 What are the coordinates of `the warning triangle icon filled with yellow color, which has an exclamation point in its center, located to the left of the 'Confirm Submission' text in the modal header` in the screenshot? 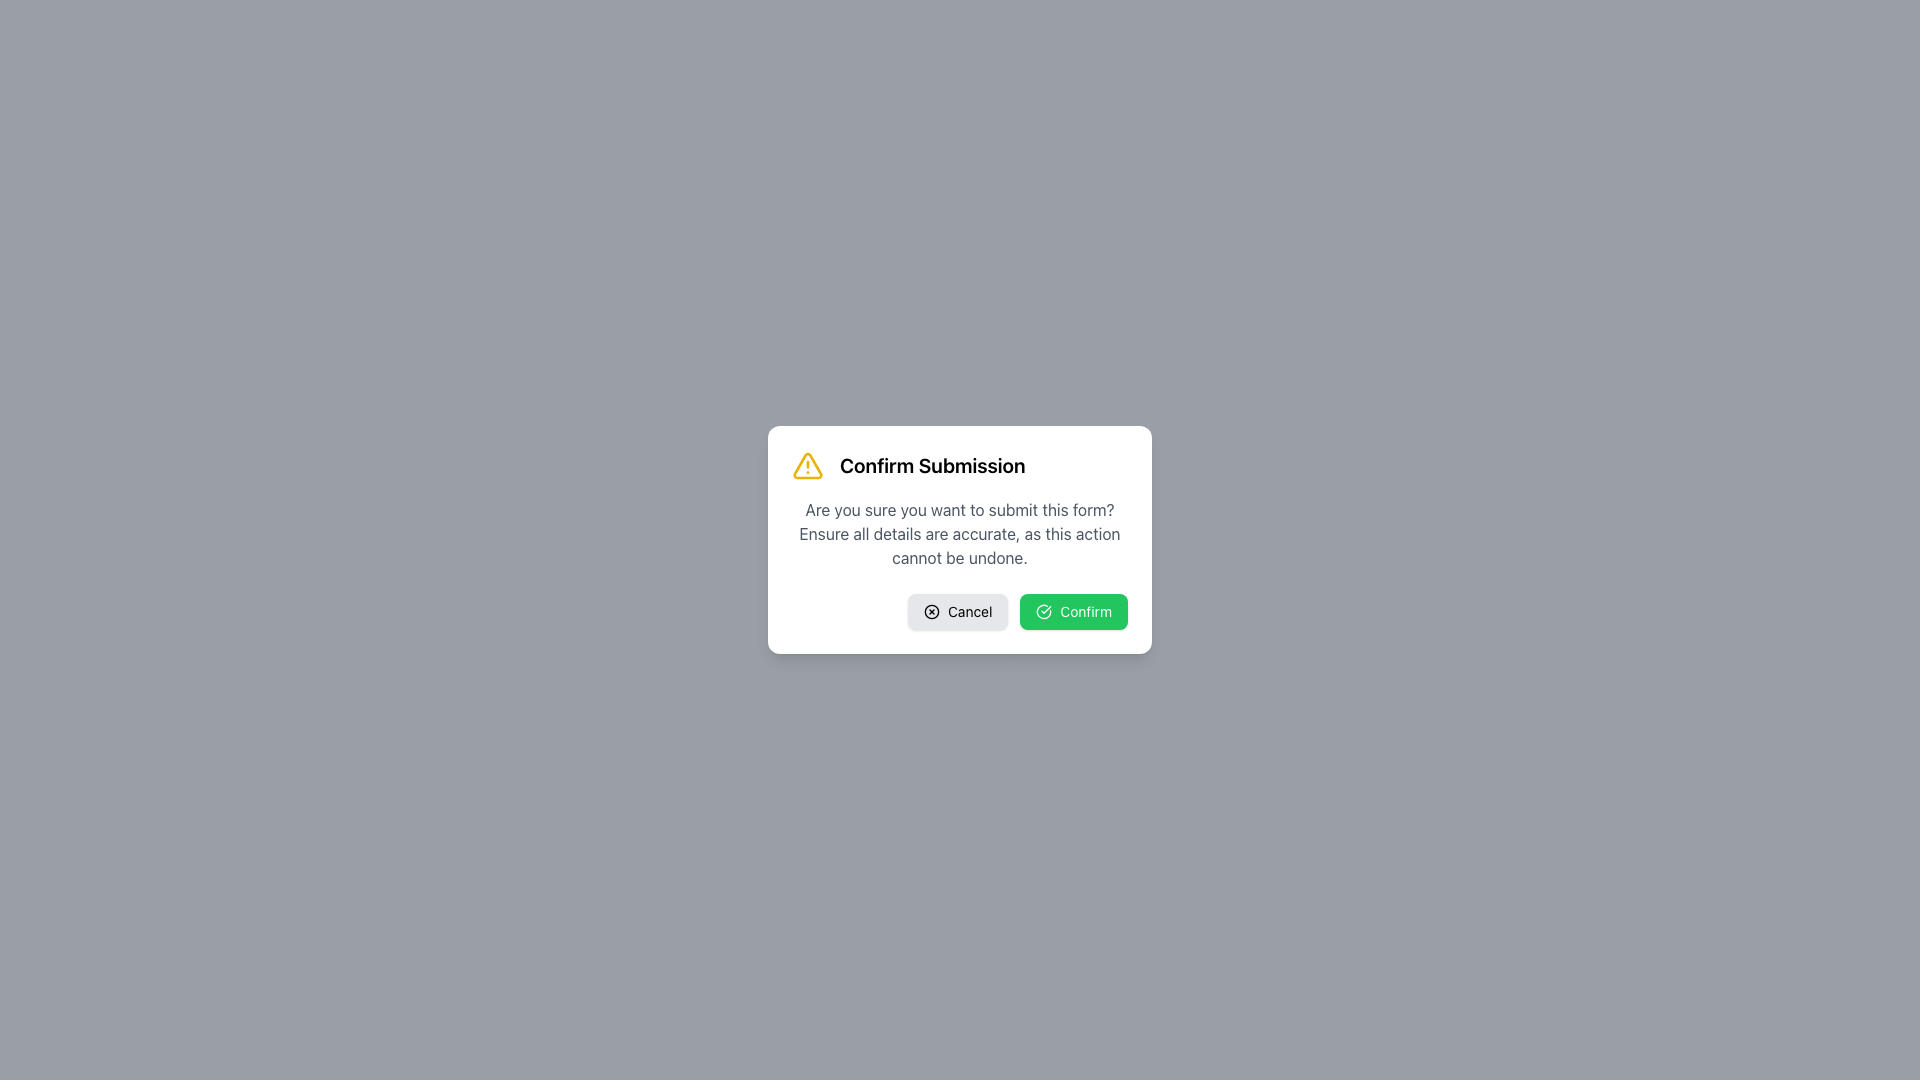 It's located at (807, 466).